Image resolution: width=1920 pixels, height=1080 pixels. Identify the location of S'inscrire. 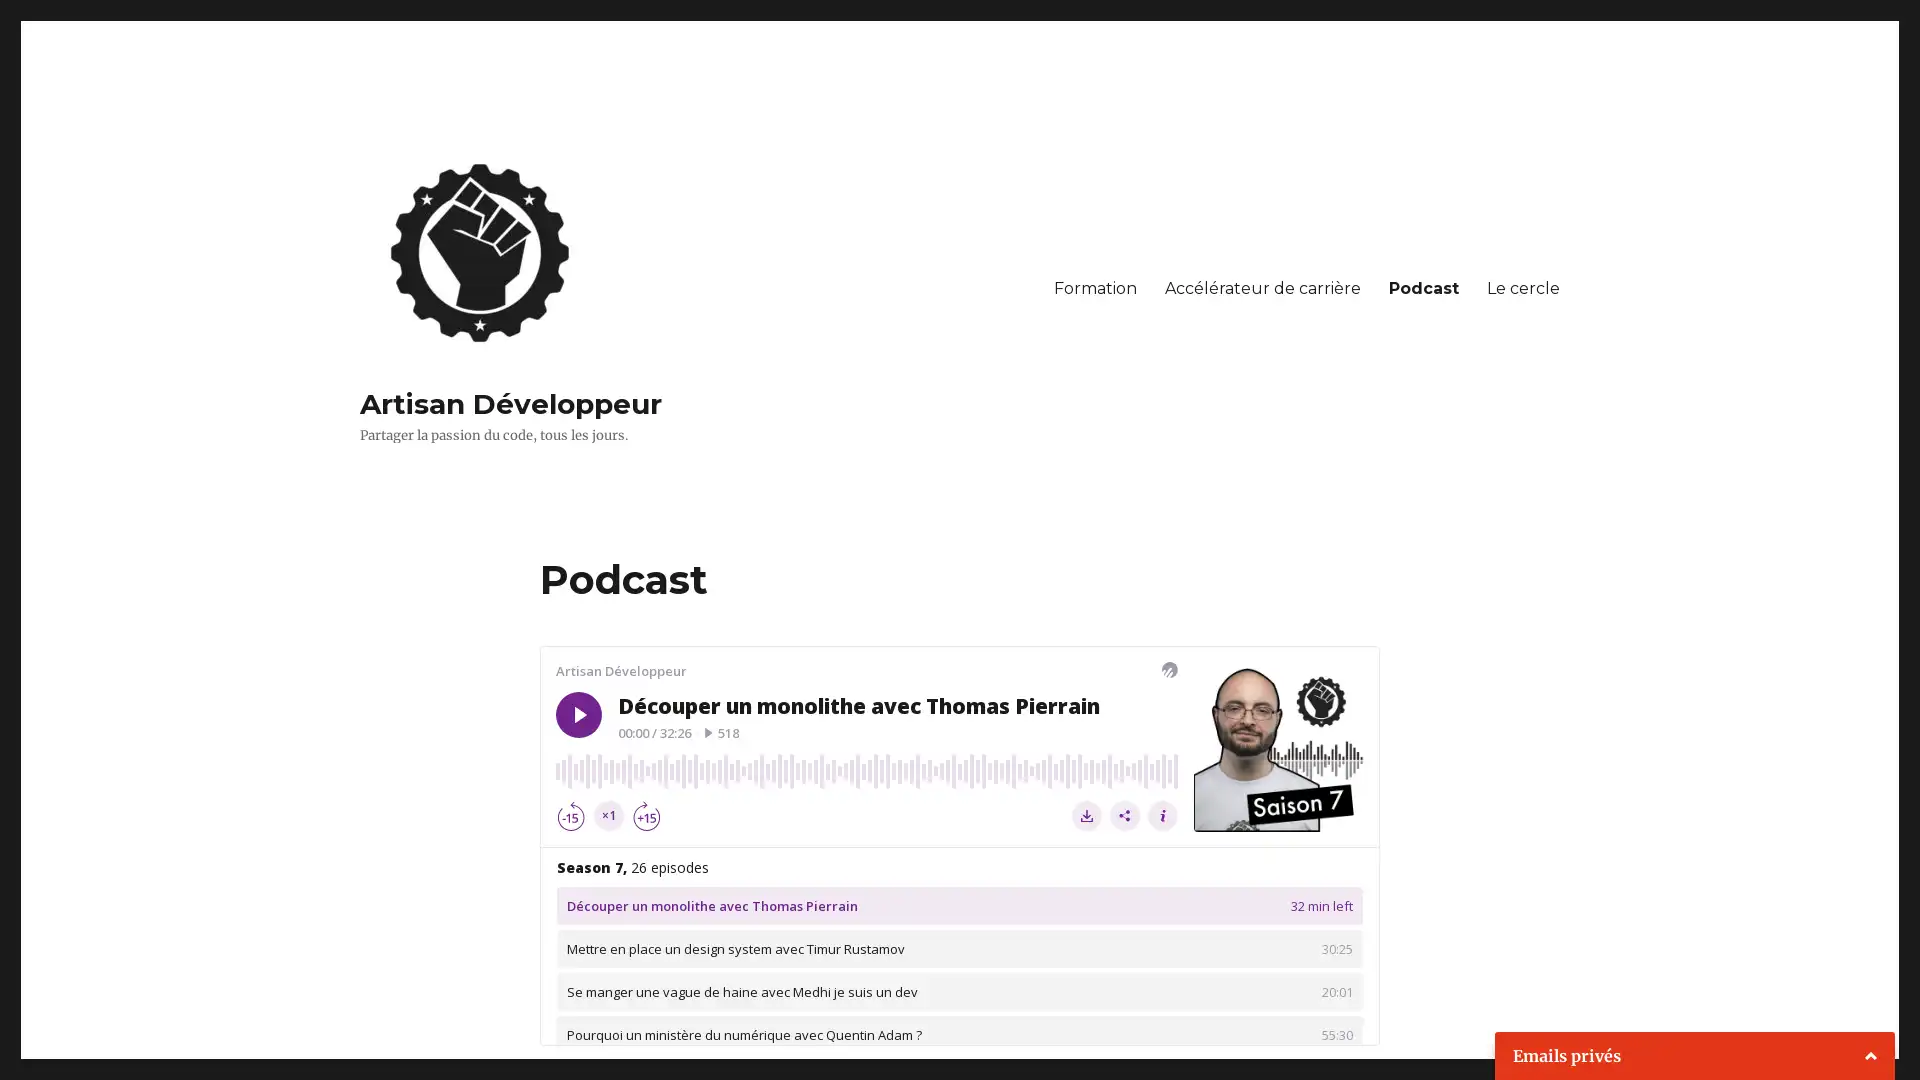
(1689, 1030).